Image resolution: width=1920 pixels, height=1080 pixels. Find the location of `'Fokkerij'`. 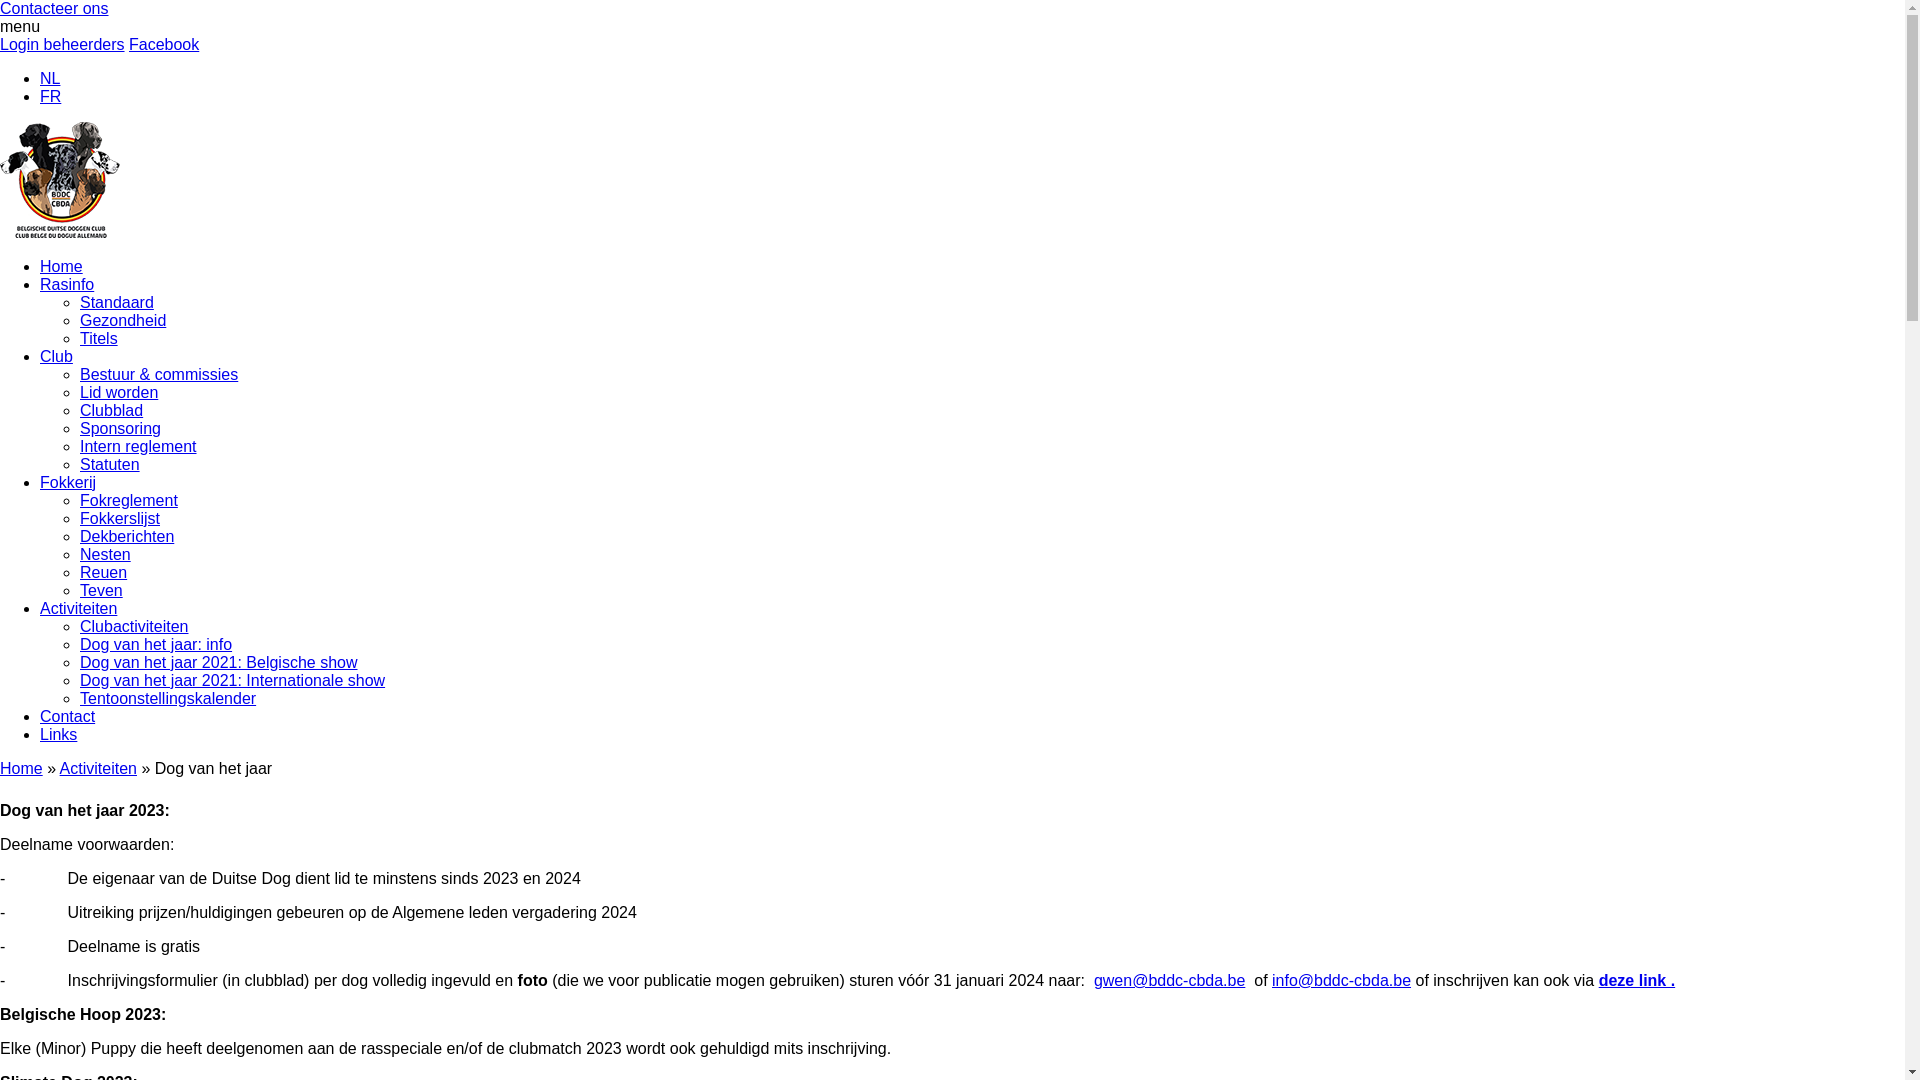

'Fokkerij' is located at coordinates (39, 482).